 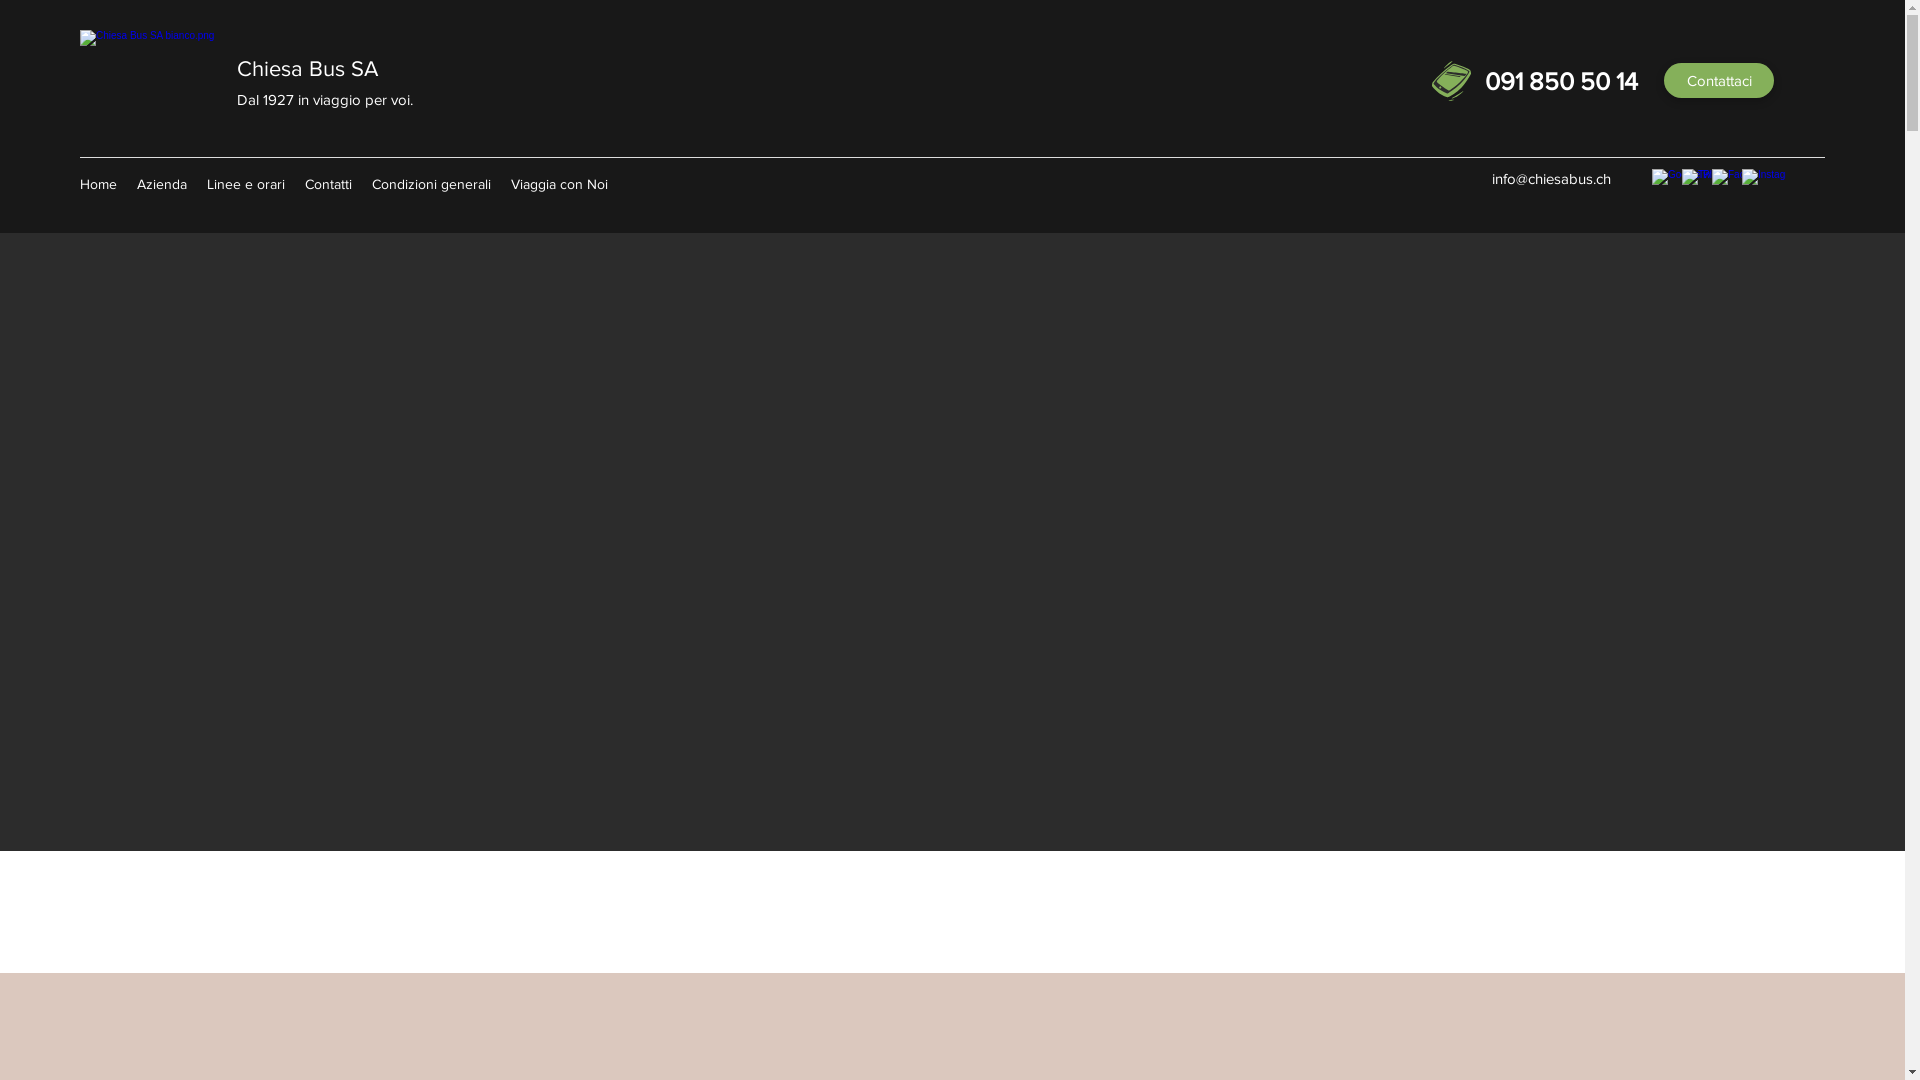 I want to click on 'Condizioni generali', so click(x=361, y=184).